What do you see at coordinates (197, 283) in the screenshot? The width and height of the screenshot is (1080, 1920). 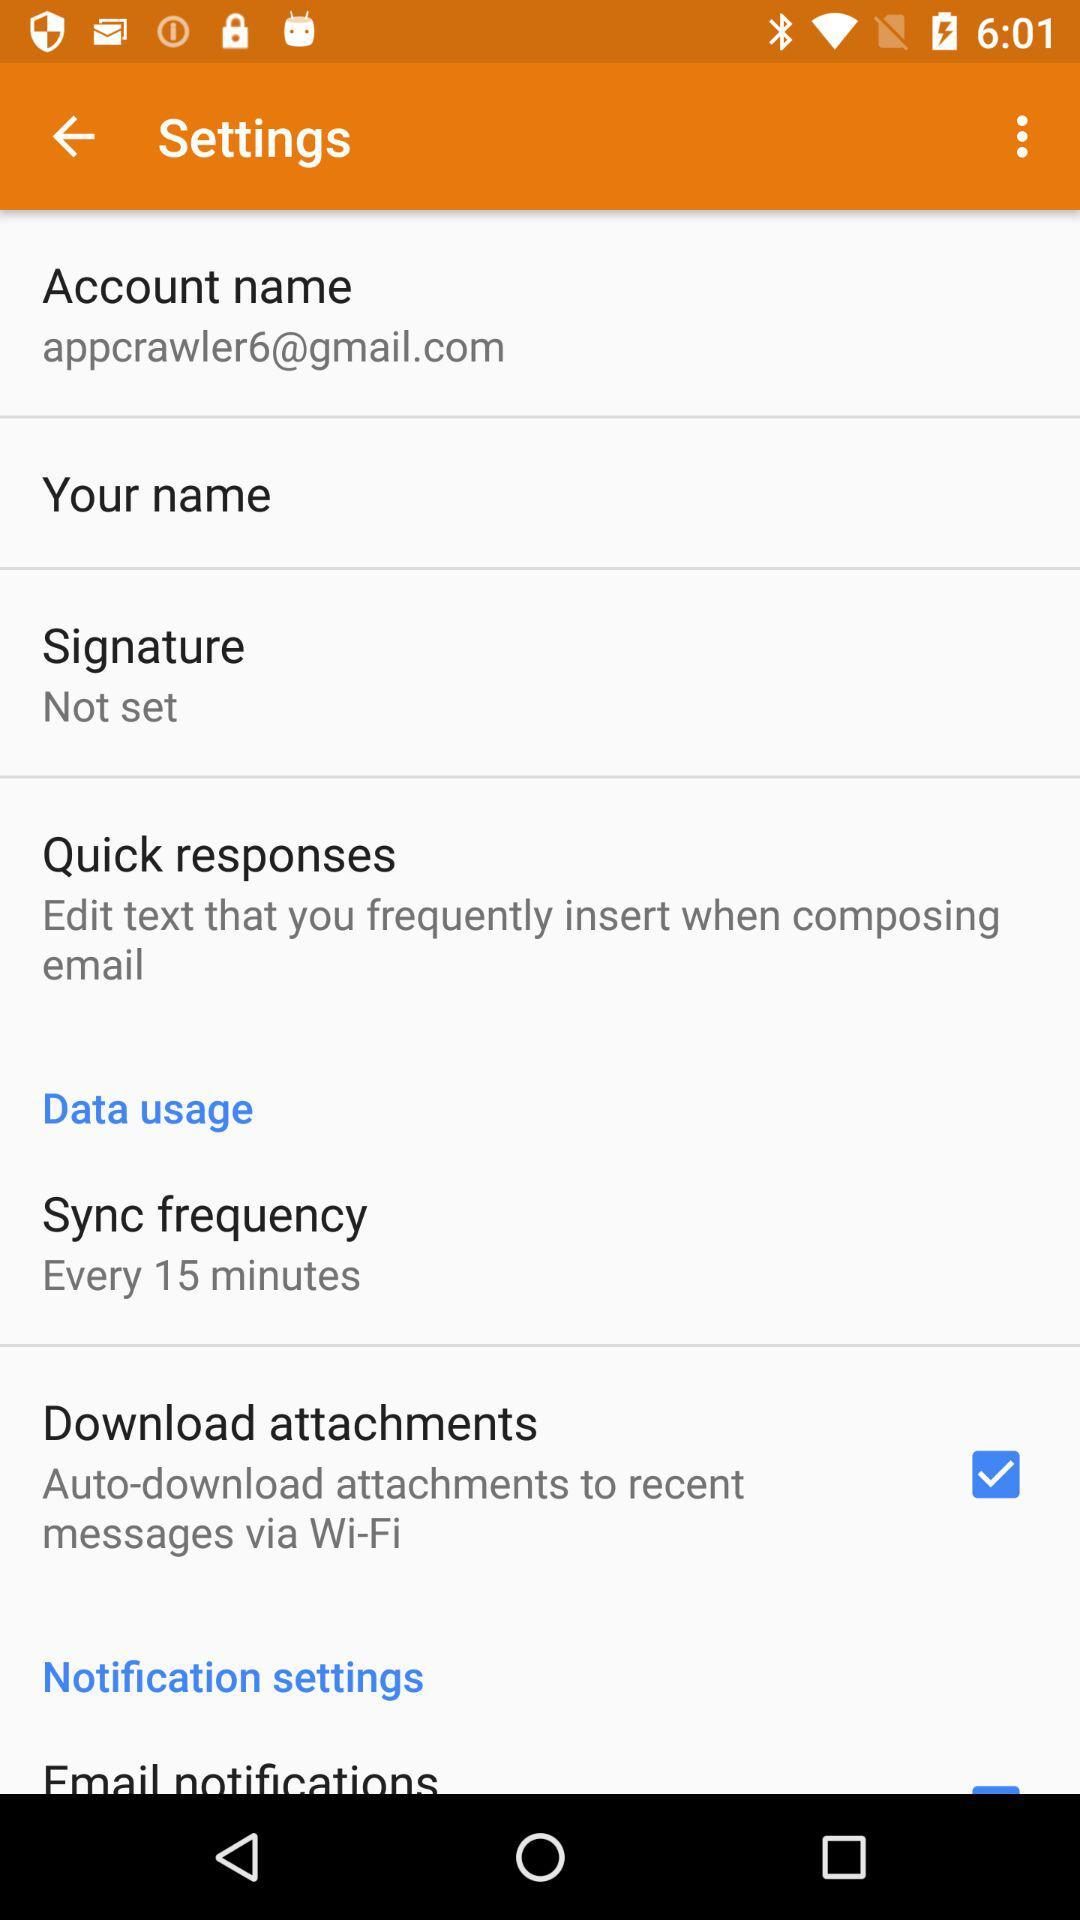 I see `the account name icon` at bounding box center [197, 283].